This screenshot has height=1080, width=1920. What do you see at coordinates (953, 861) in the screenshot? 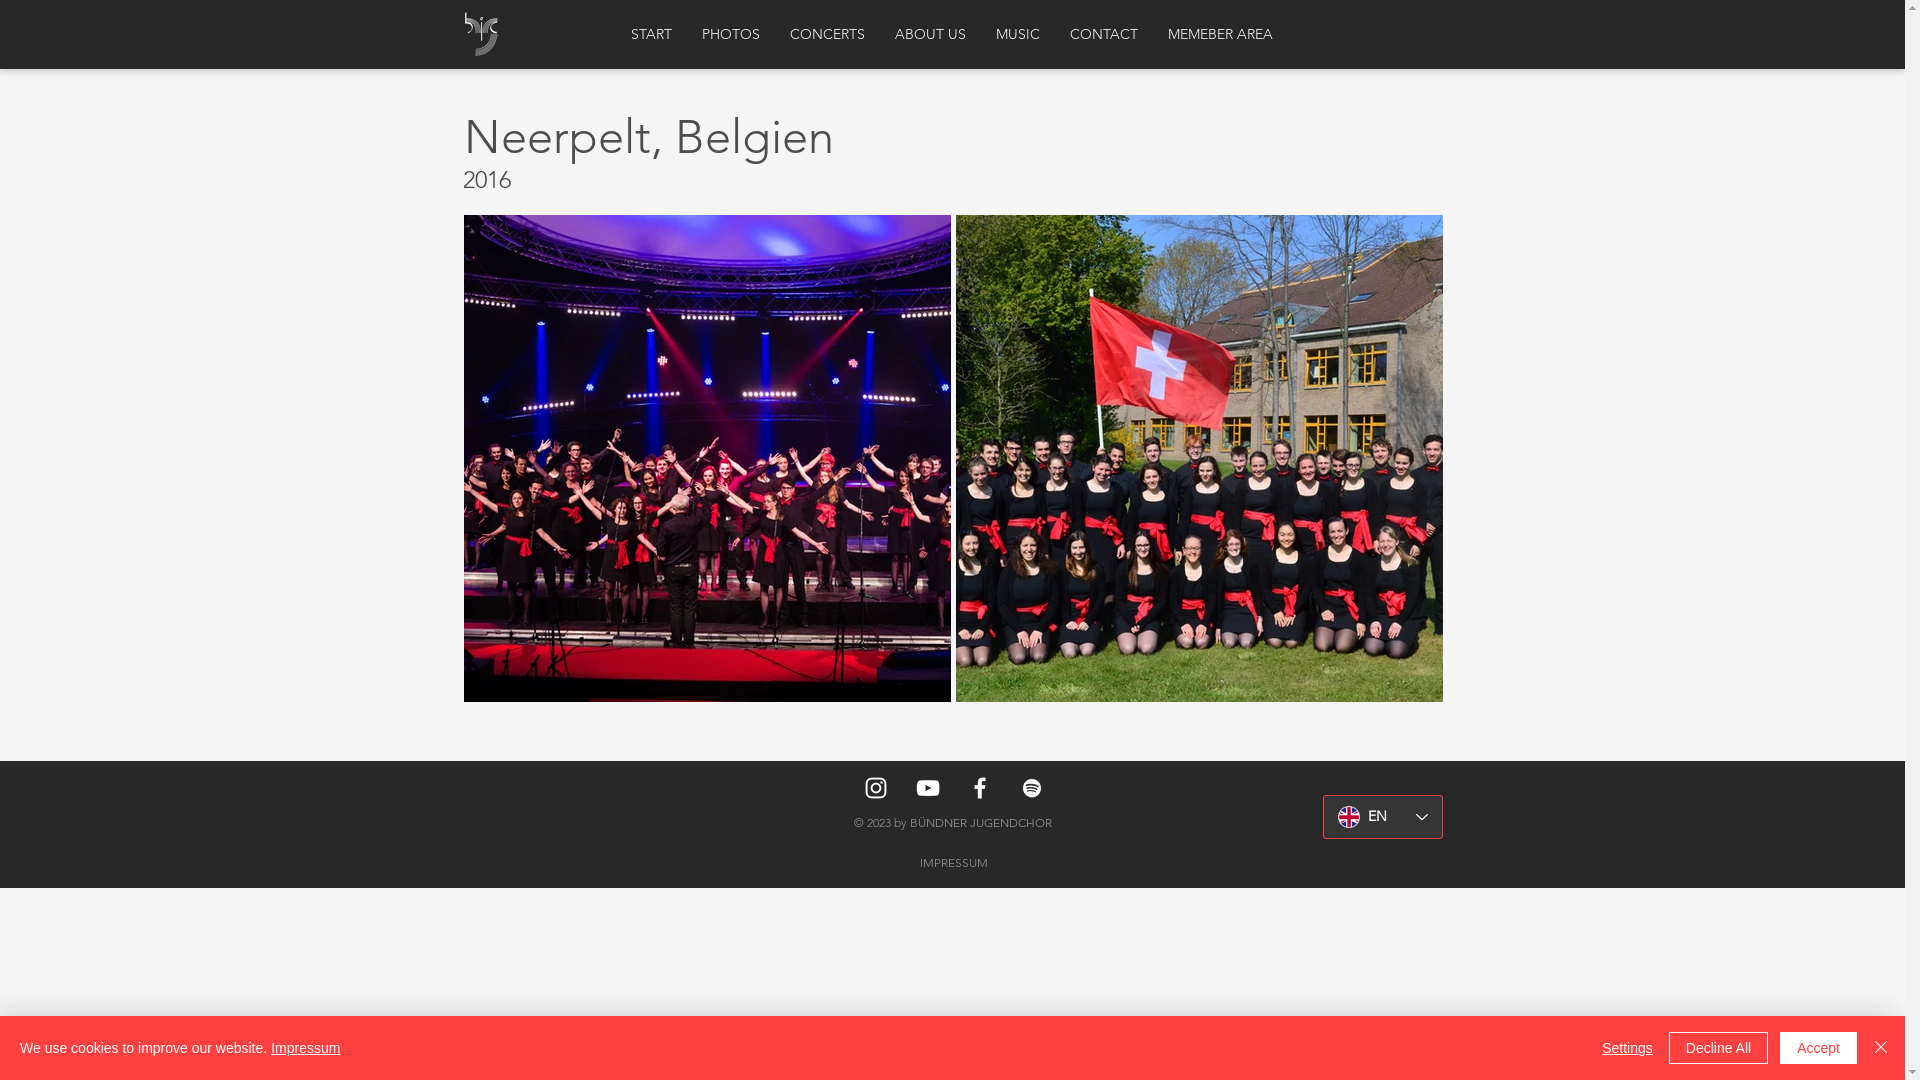
I see `'IMPRESSUM'` at bounding box center [953, 861].